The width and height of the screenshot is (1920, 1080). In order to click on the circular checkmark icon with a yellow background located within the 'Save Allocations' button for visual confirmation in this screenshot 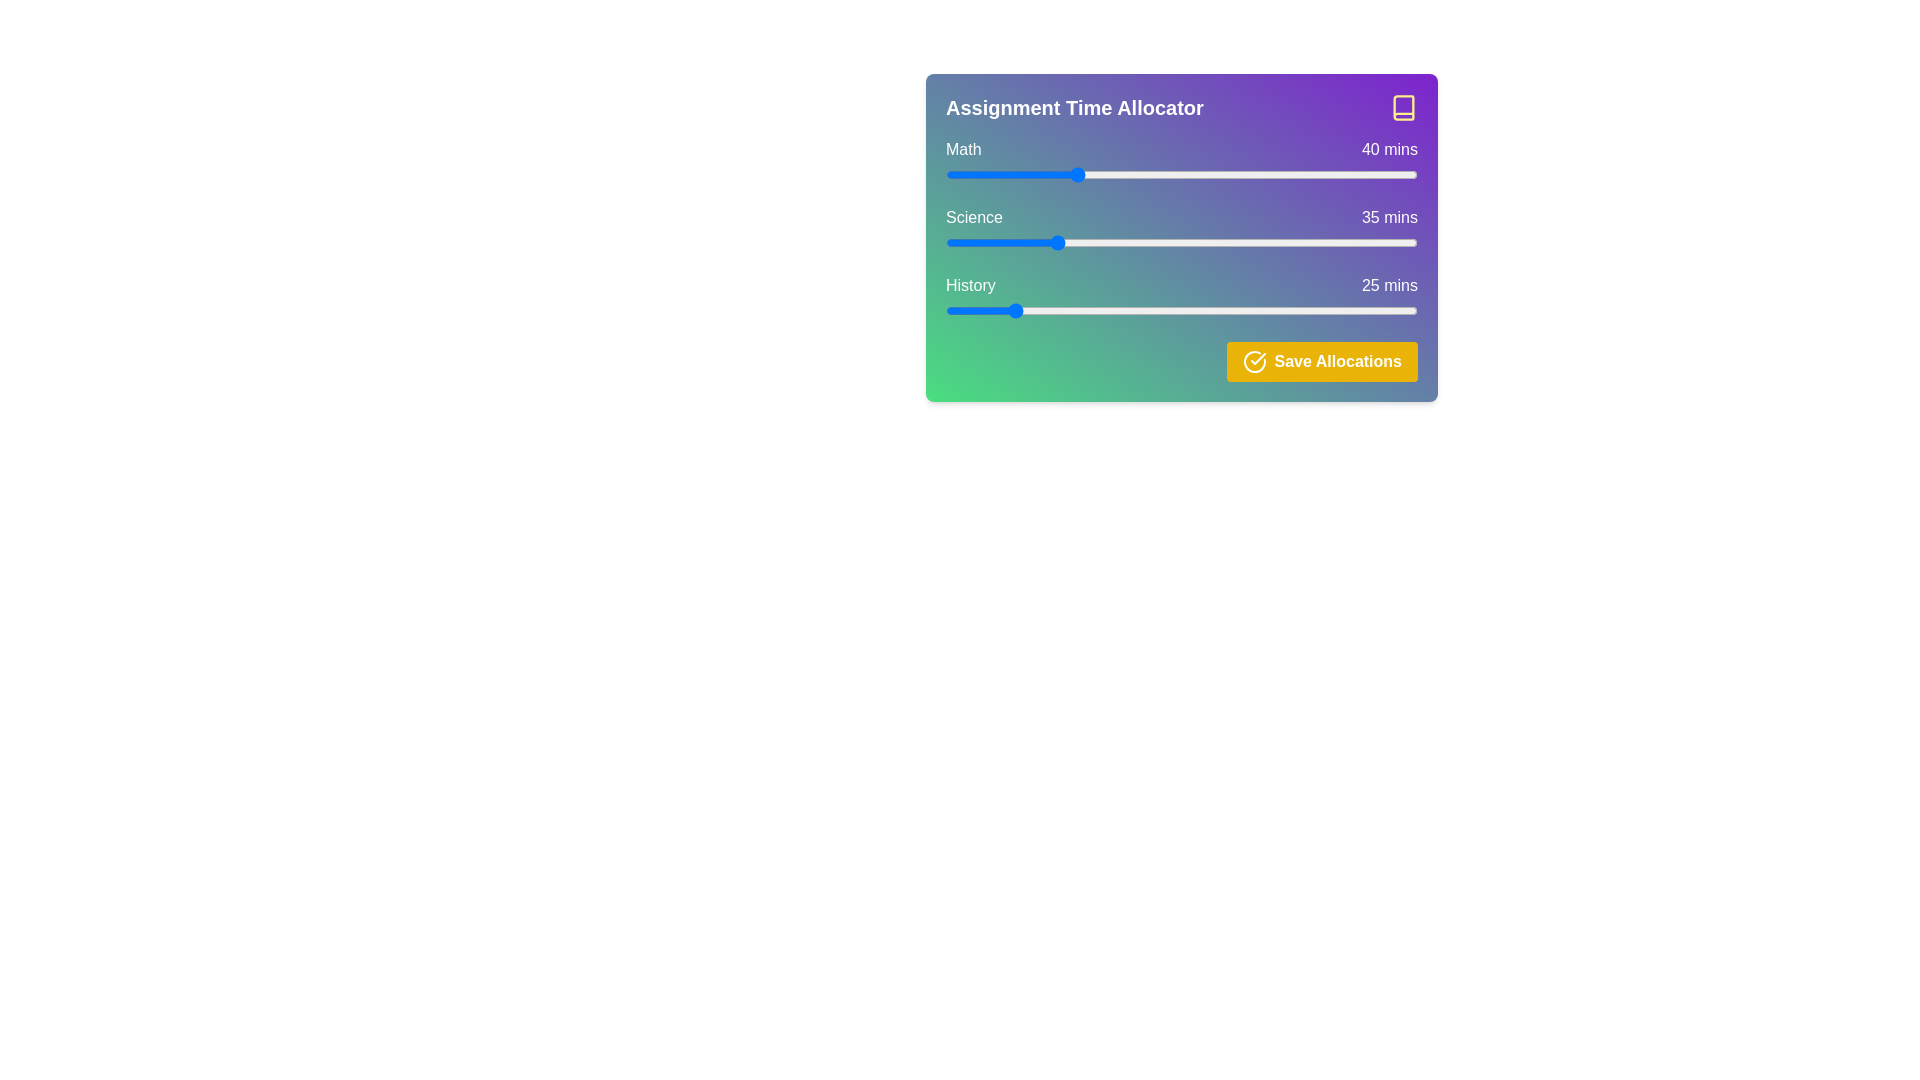, I will do `click(1253, 362)`.